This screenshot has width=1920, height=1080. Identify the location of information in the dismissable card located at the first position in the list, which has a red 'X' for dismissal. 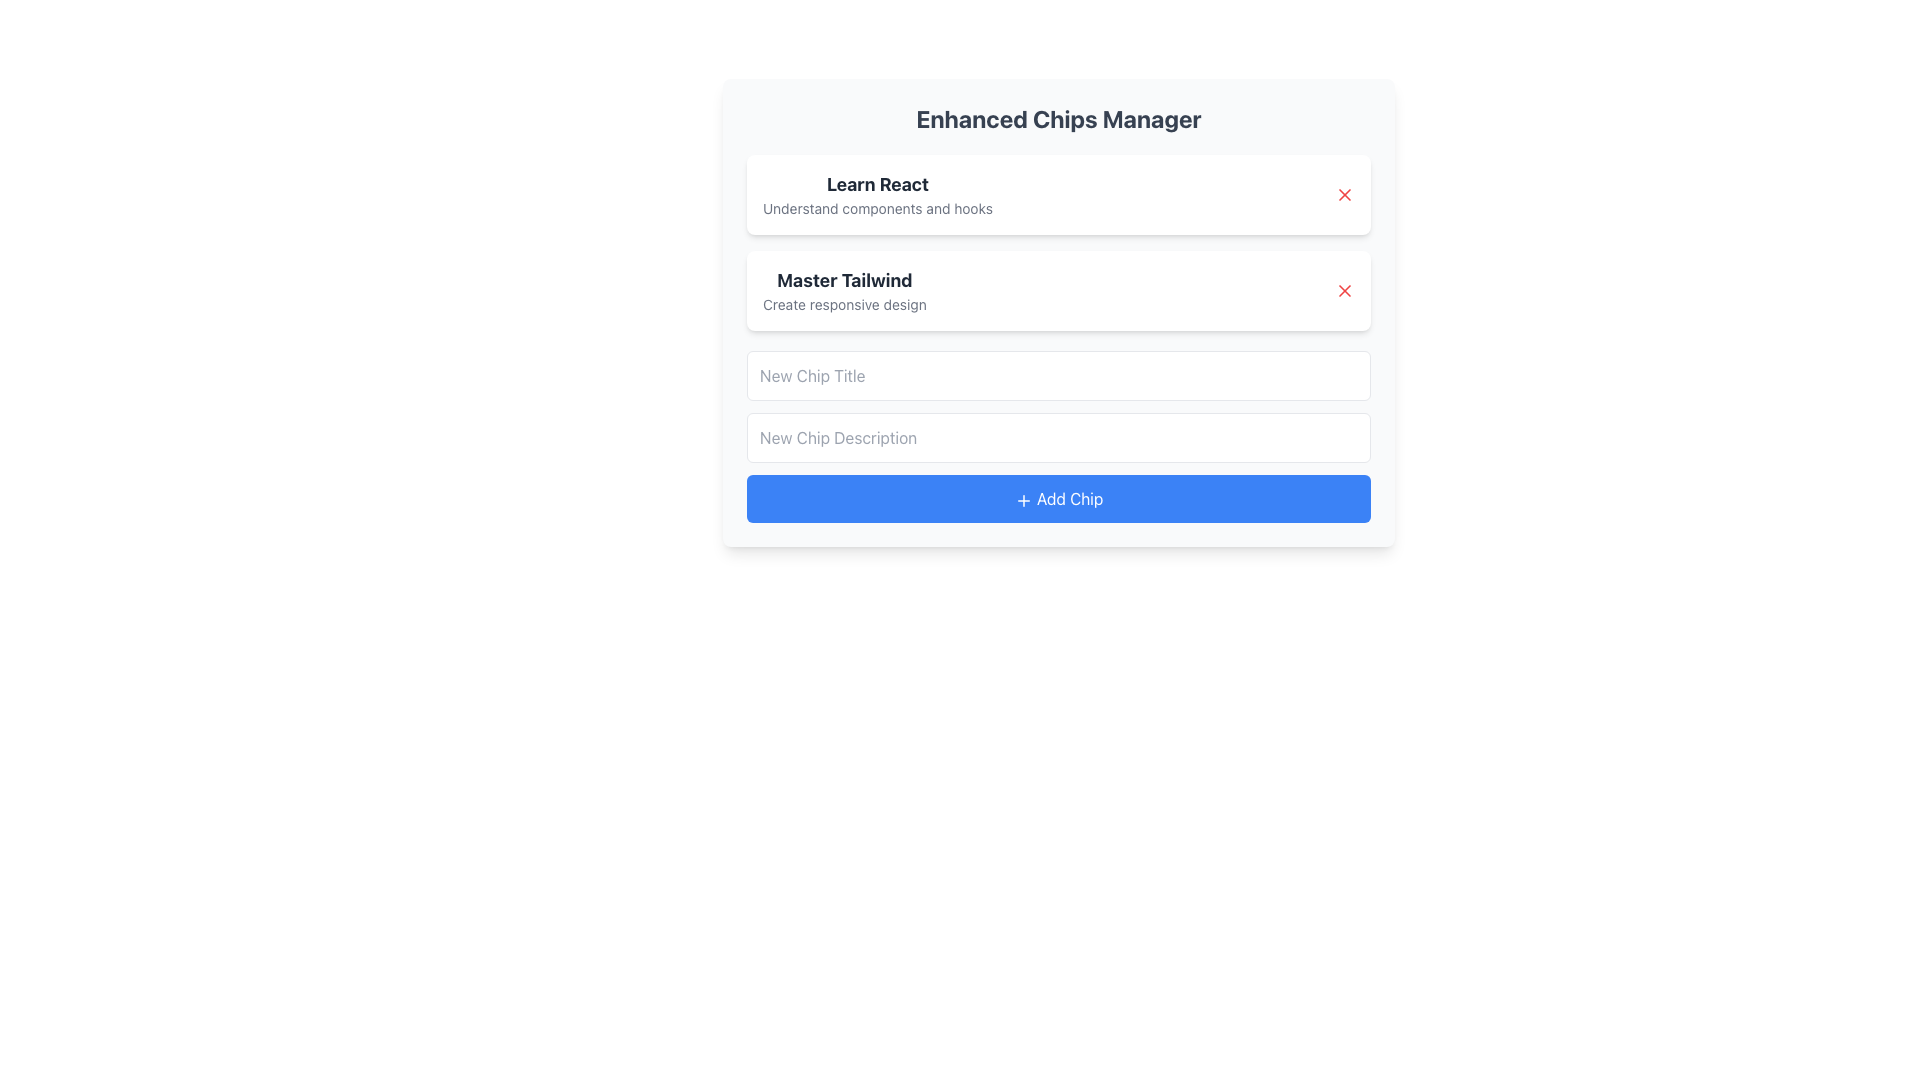
(1058, 195).